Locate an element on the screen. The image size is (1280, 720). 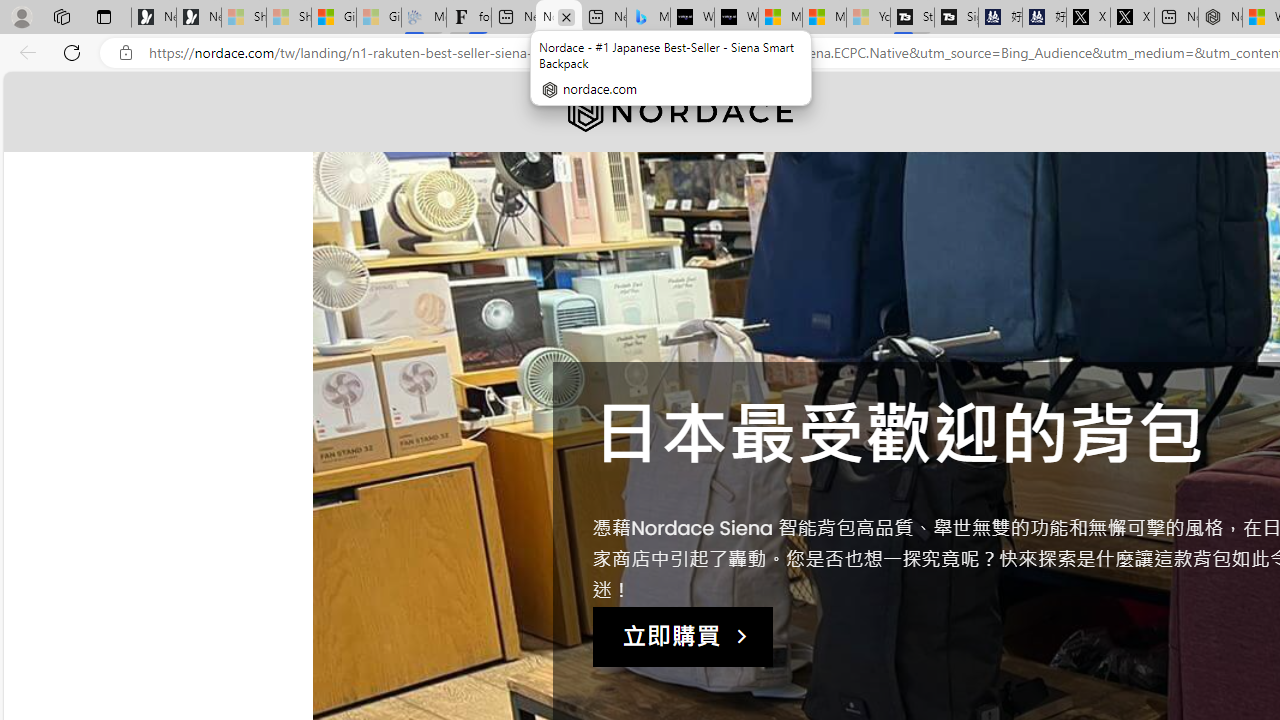
'Nordace - My Account' is located at coordinates (1219, 17).